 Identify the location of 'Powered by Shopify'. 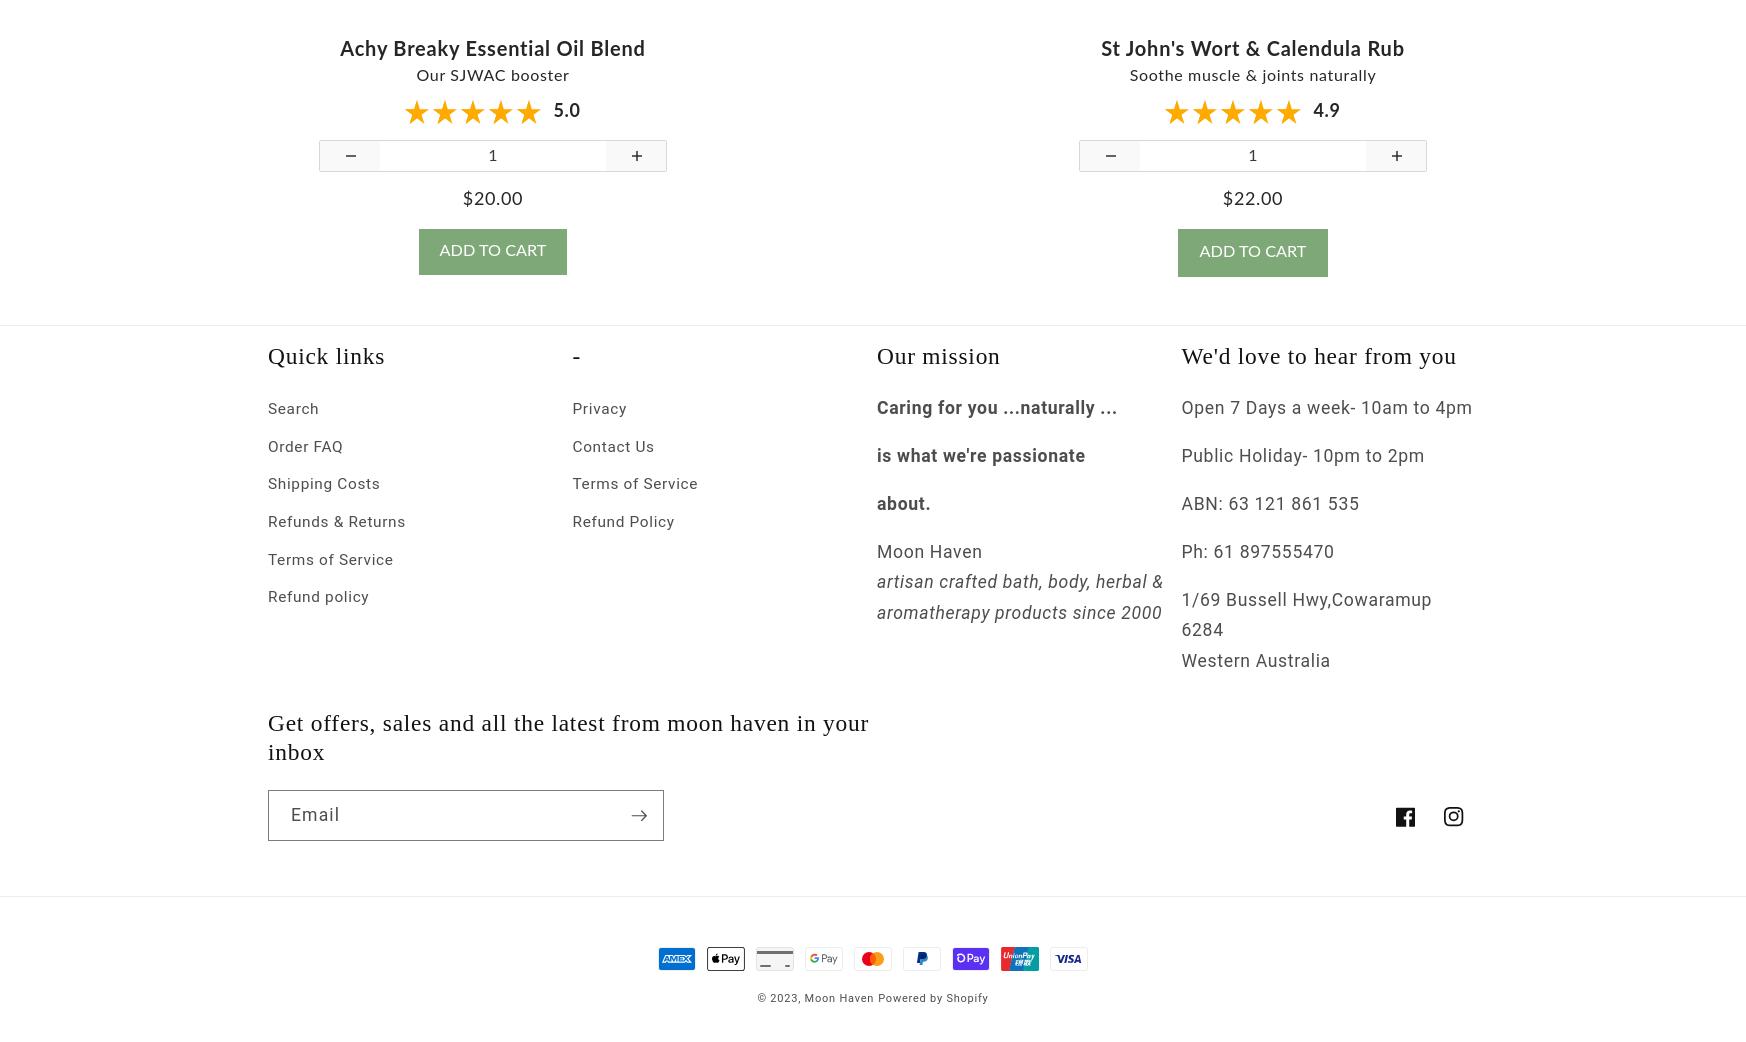
(877, 1015).